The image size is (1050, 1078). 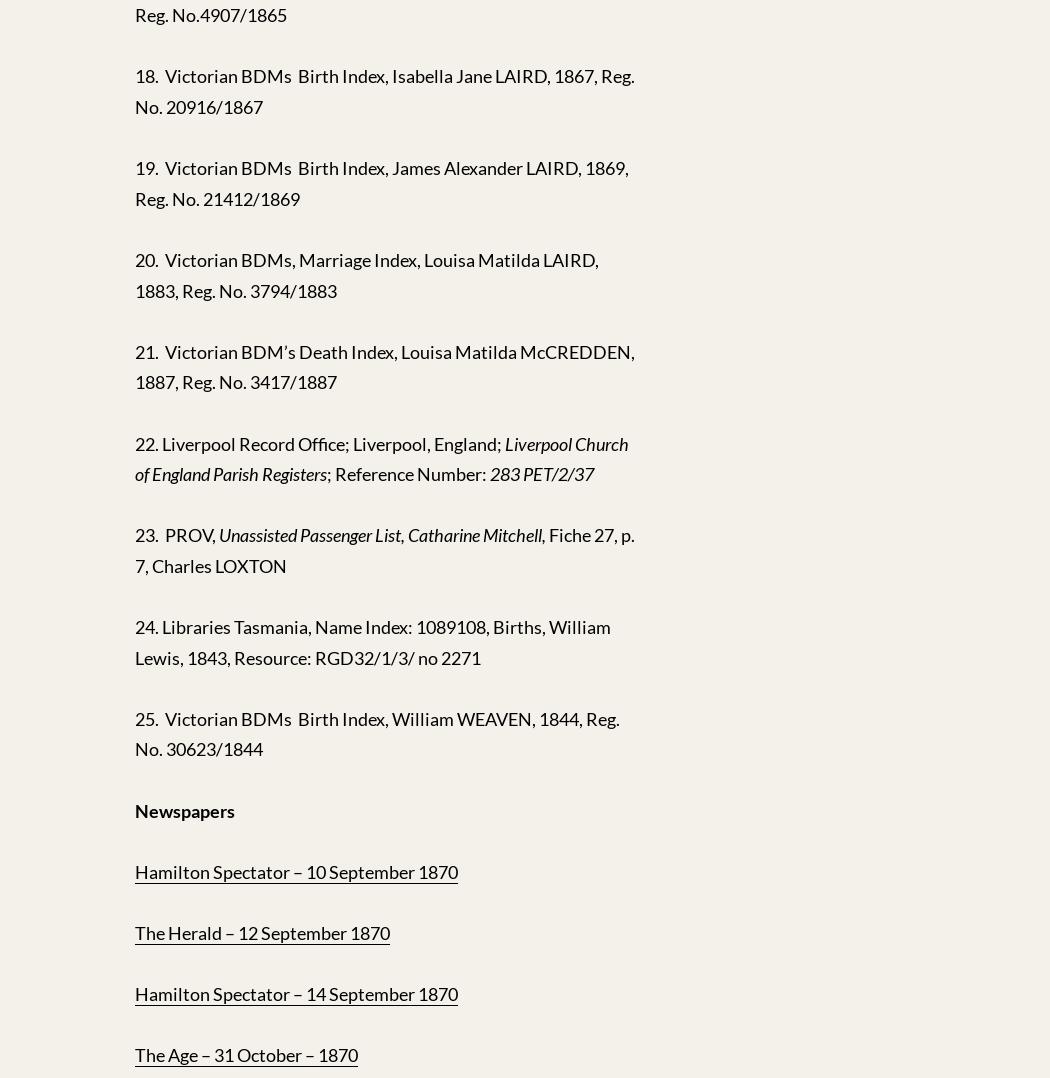 What do you see at coordinates (365, 274) in the screenshot?
I see `'20.  Victorian BDMs, Marriage Index, Louisa Matilda LAIRD, 1883, Reg. No. 3794/1883'` at bounding box center [365, 274].